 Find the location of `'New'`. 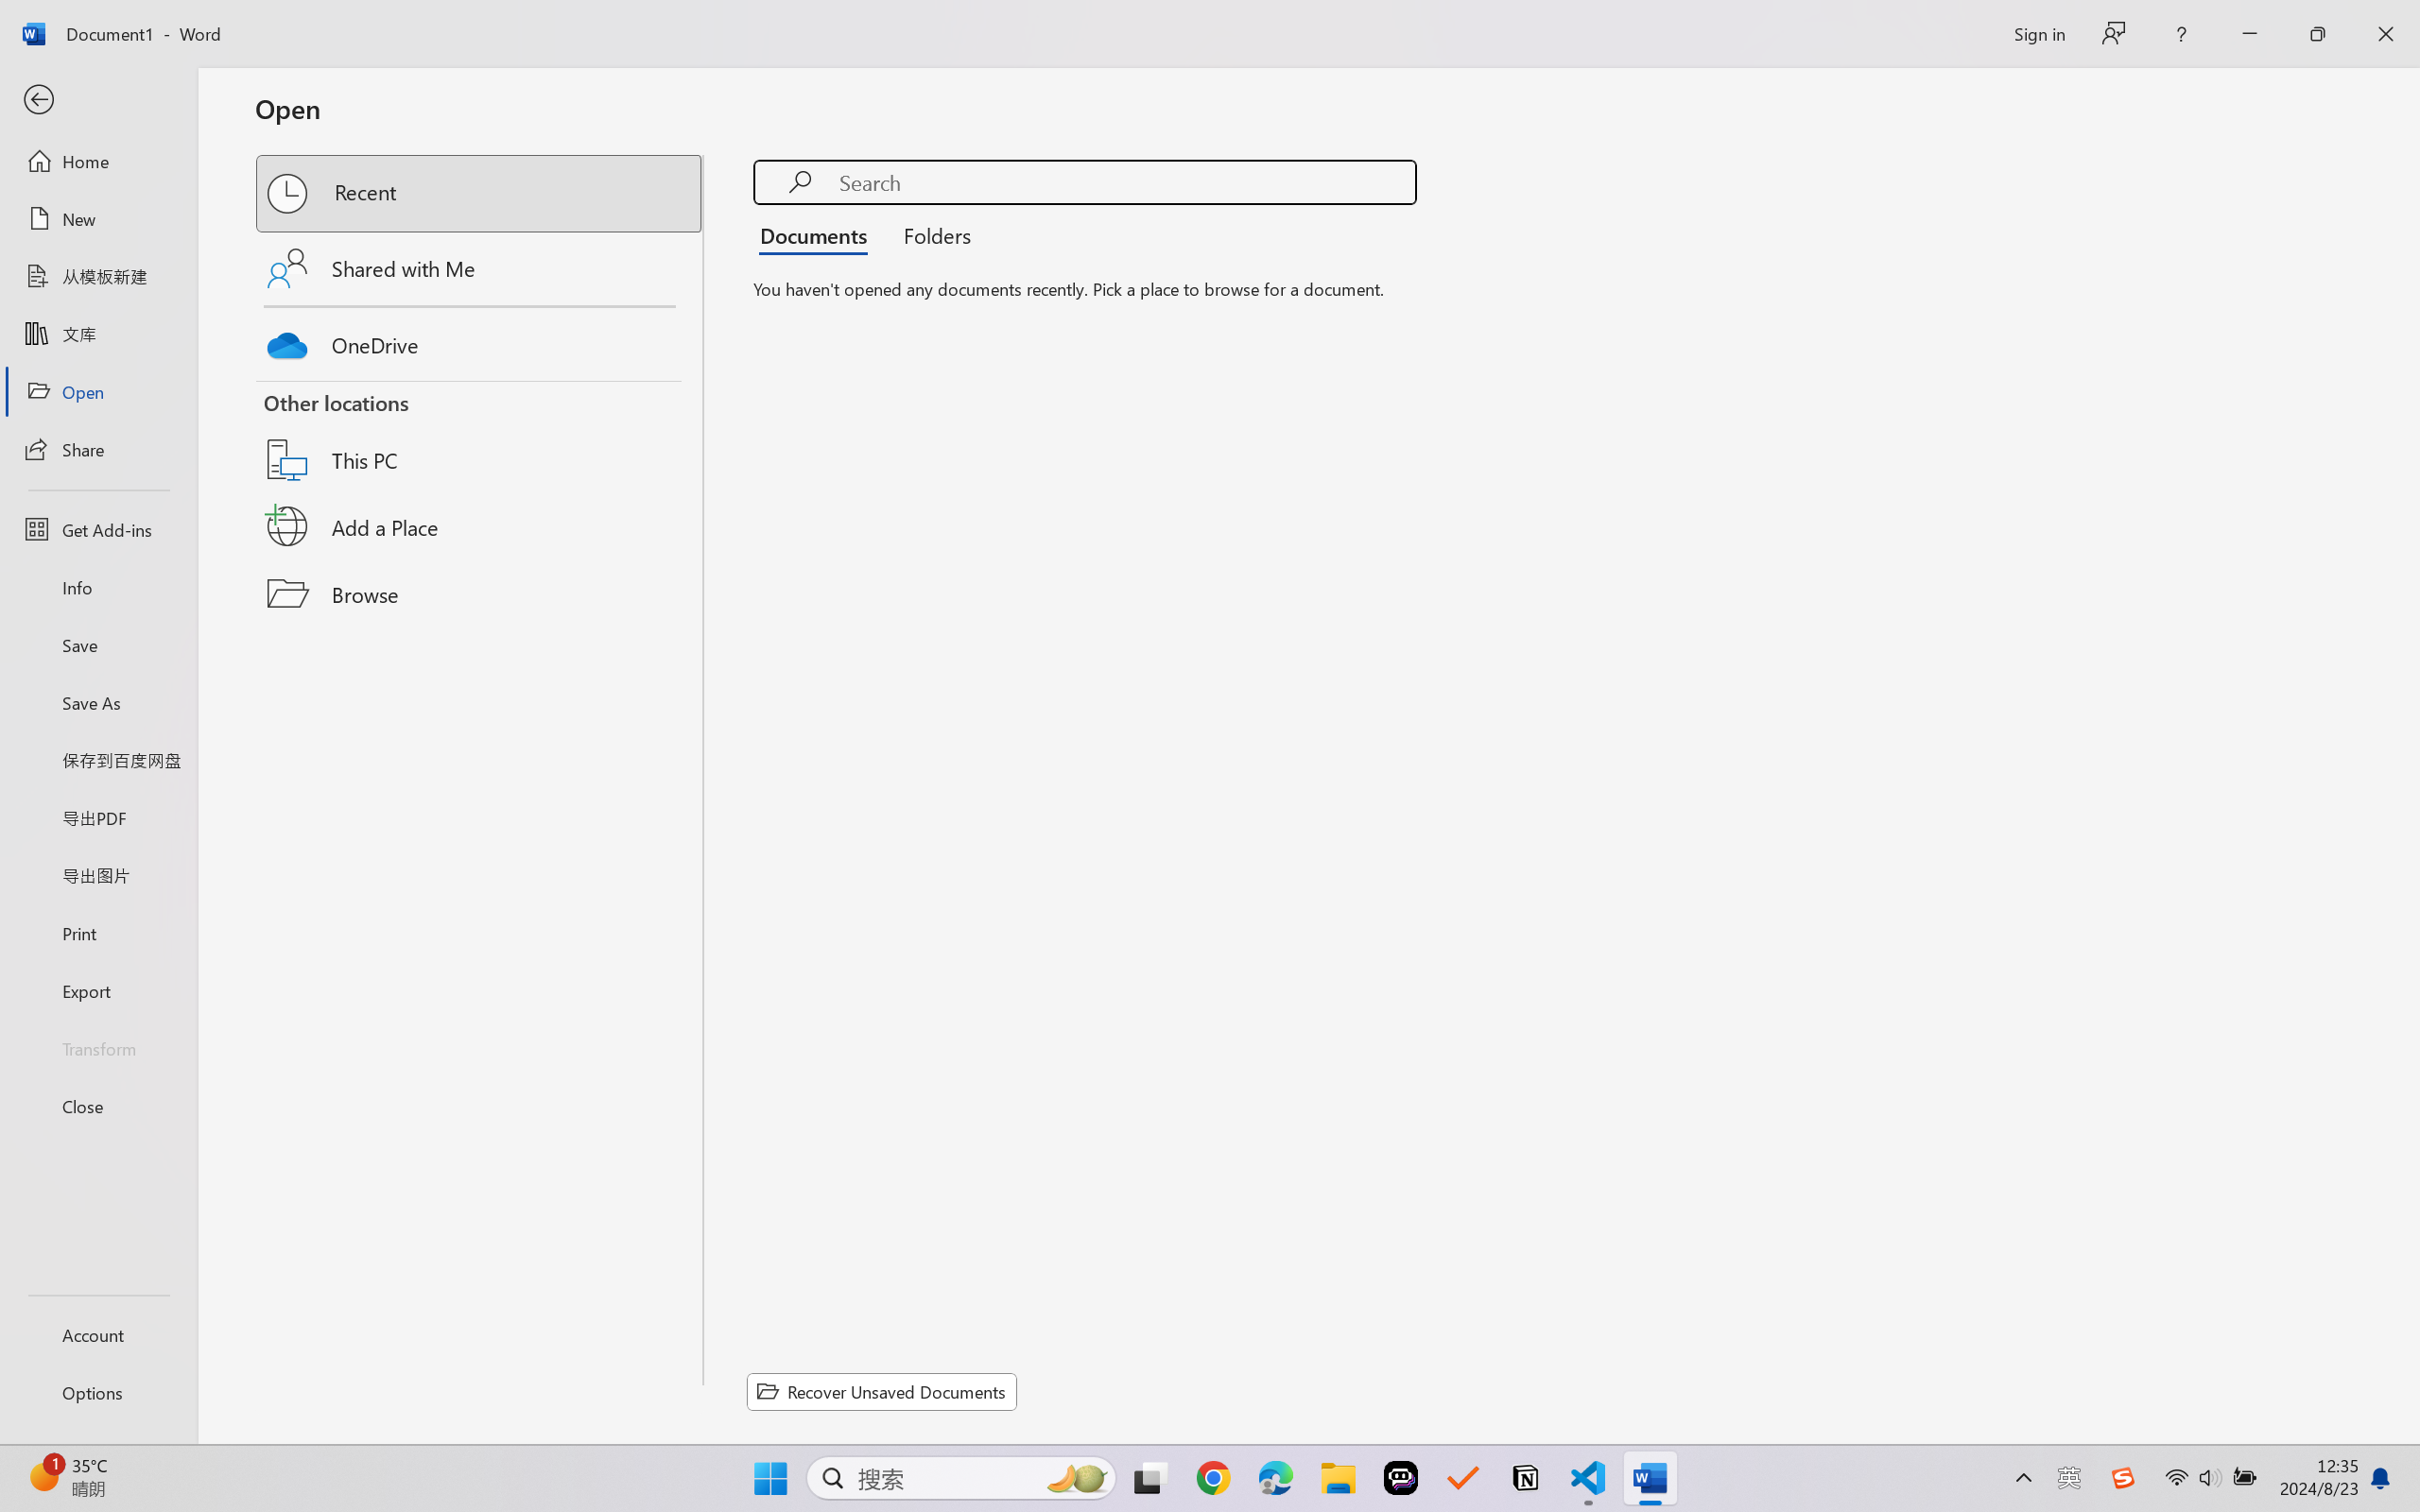

'New' is located at coordinates (97, 217).